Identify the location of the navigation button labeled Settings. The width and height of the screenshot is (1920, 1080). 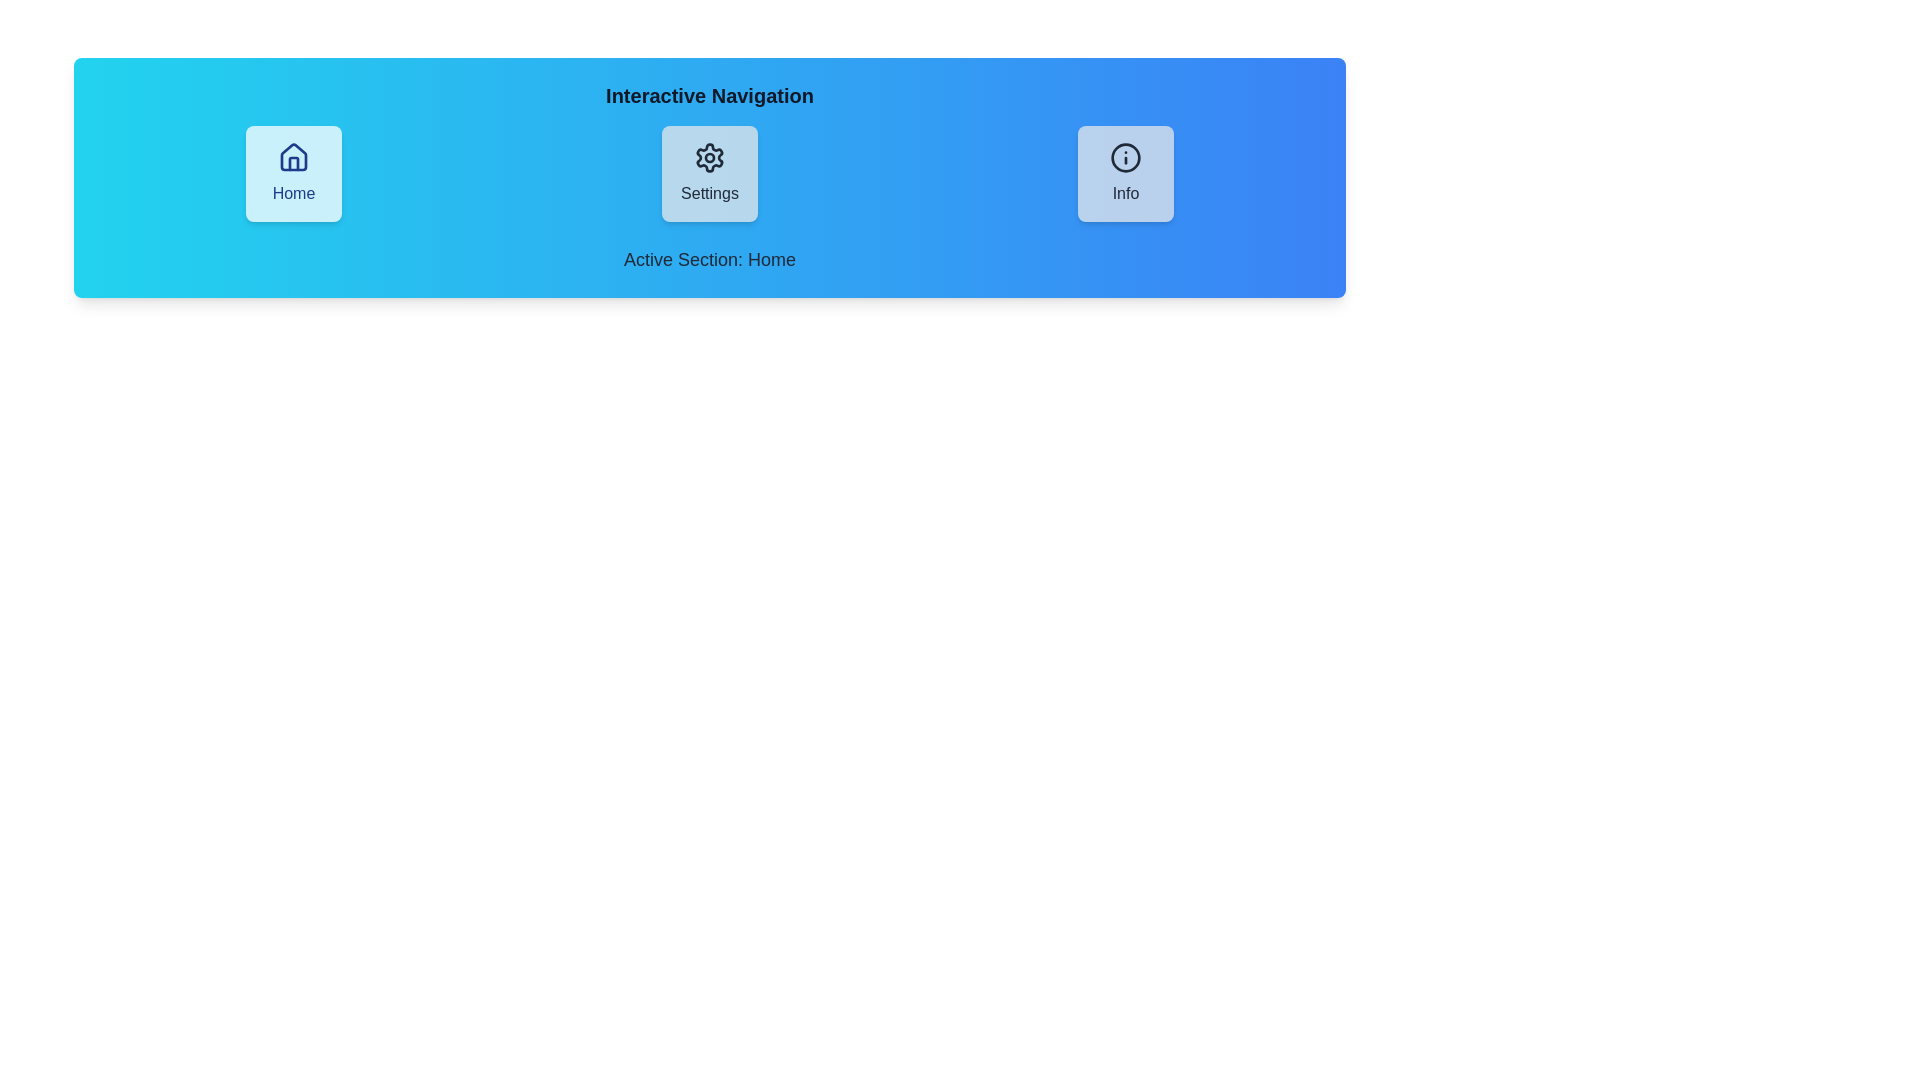
(710, 172).